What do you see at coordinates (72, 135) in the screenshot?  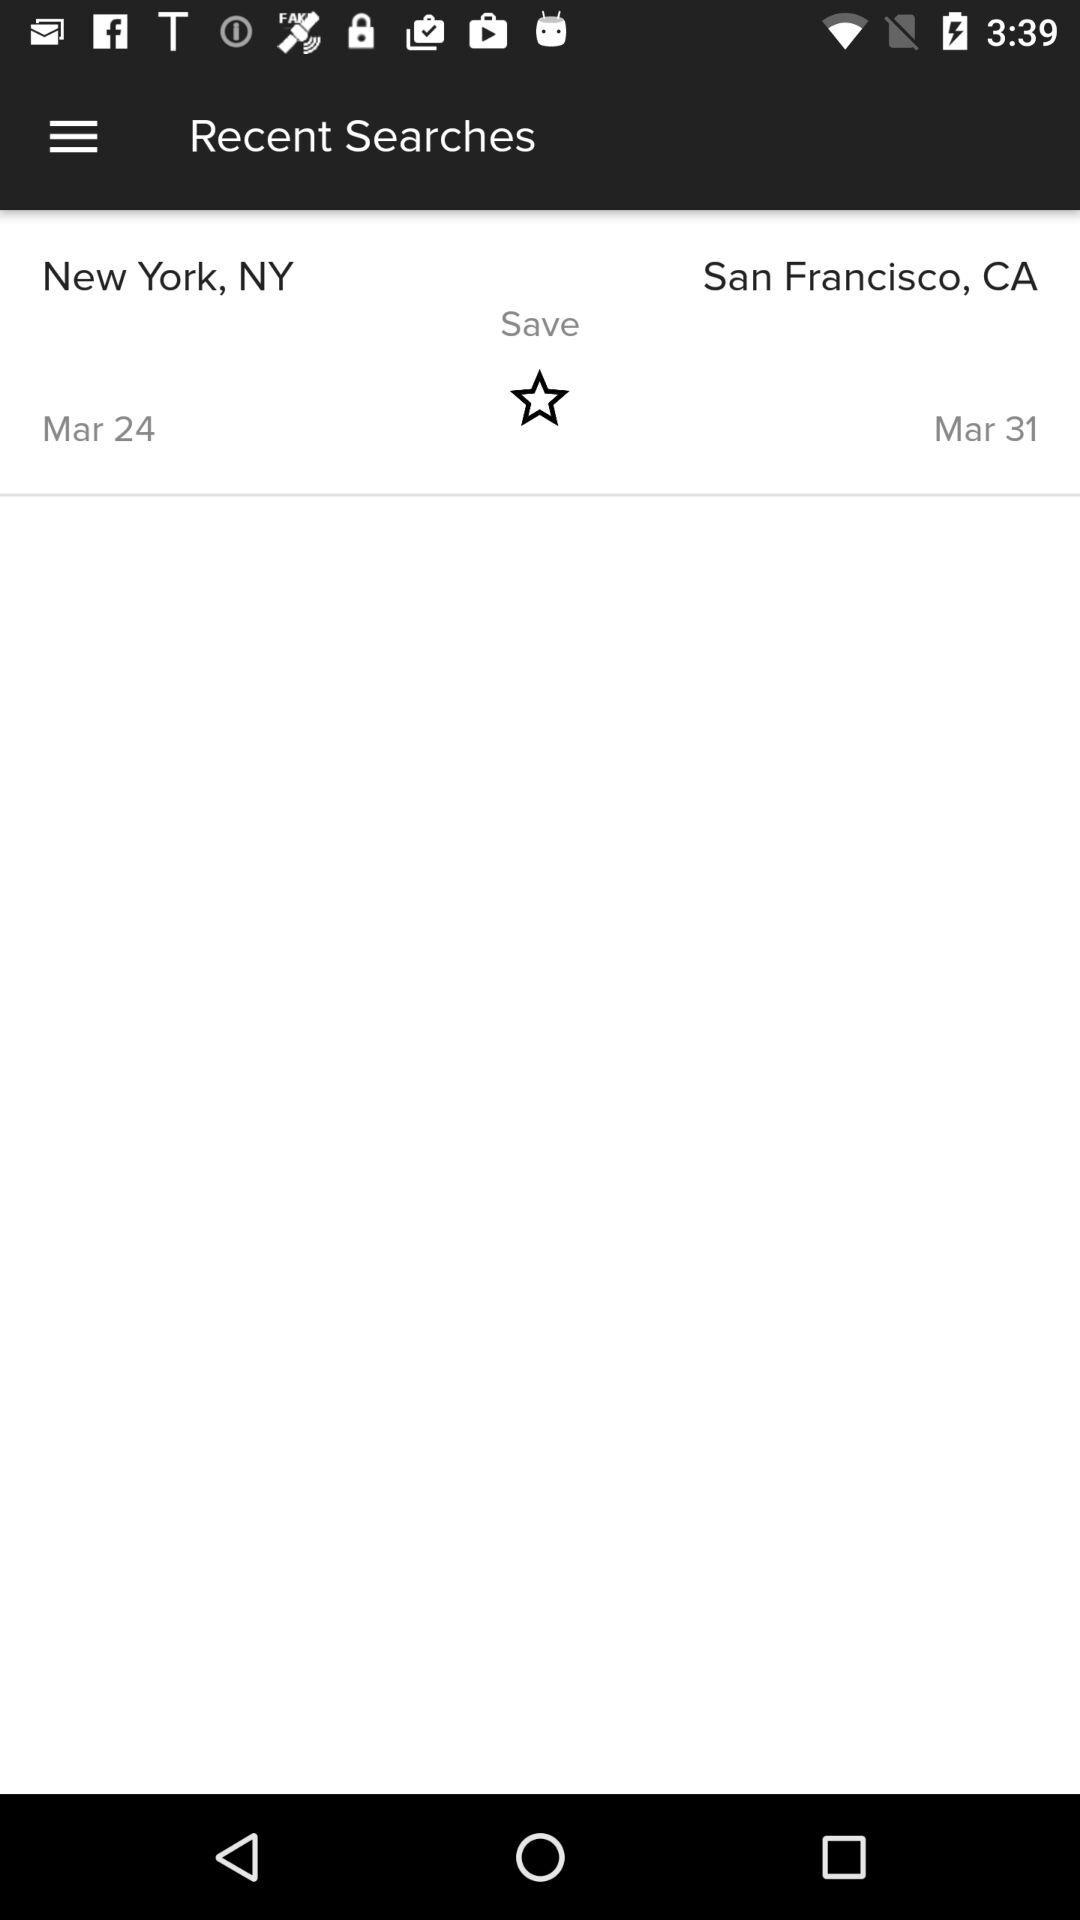 I see `the icon above the new york, ny` at bounding box center [72, 135].